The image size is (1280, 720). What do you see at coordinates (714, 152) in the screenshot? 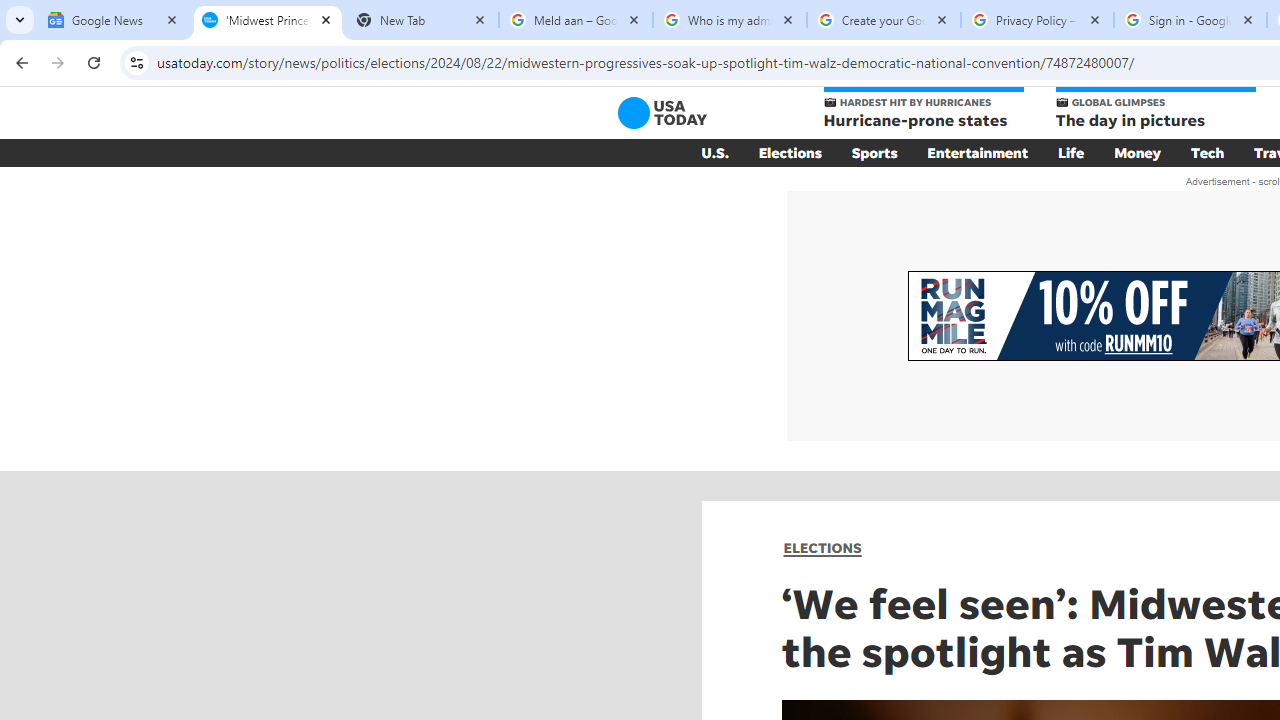
I see `'U.S.'` at bounding box center [714, 152].